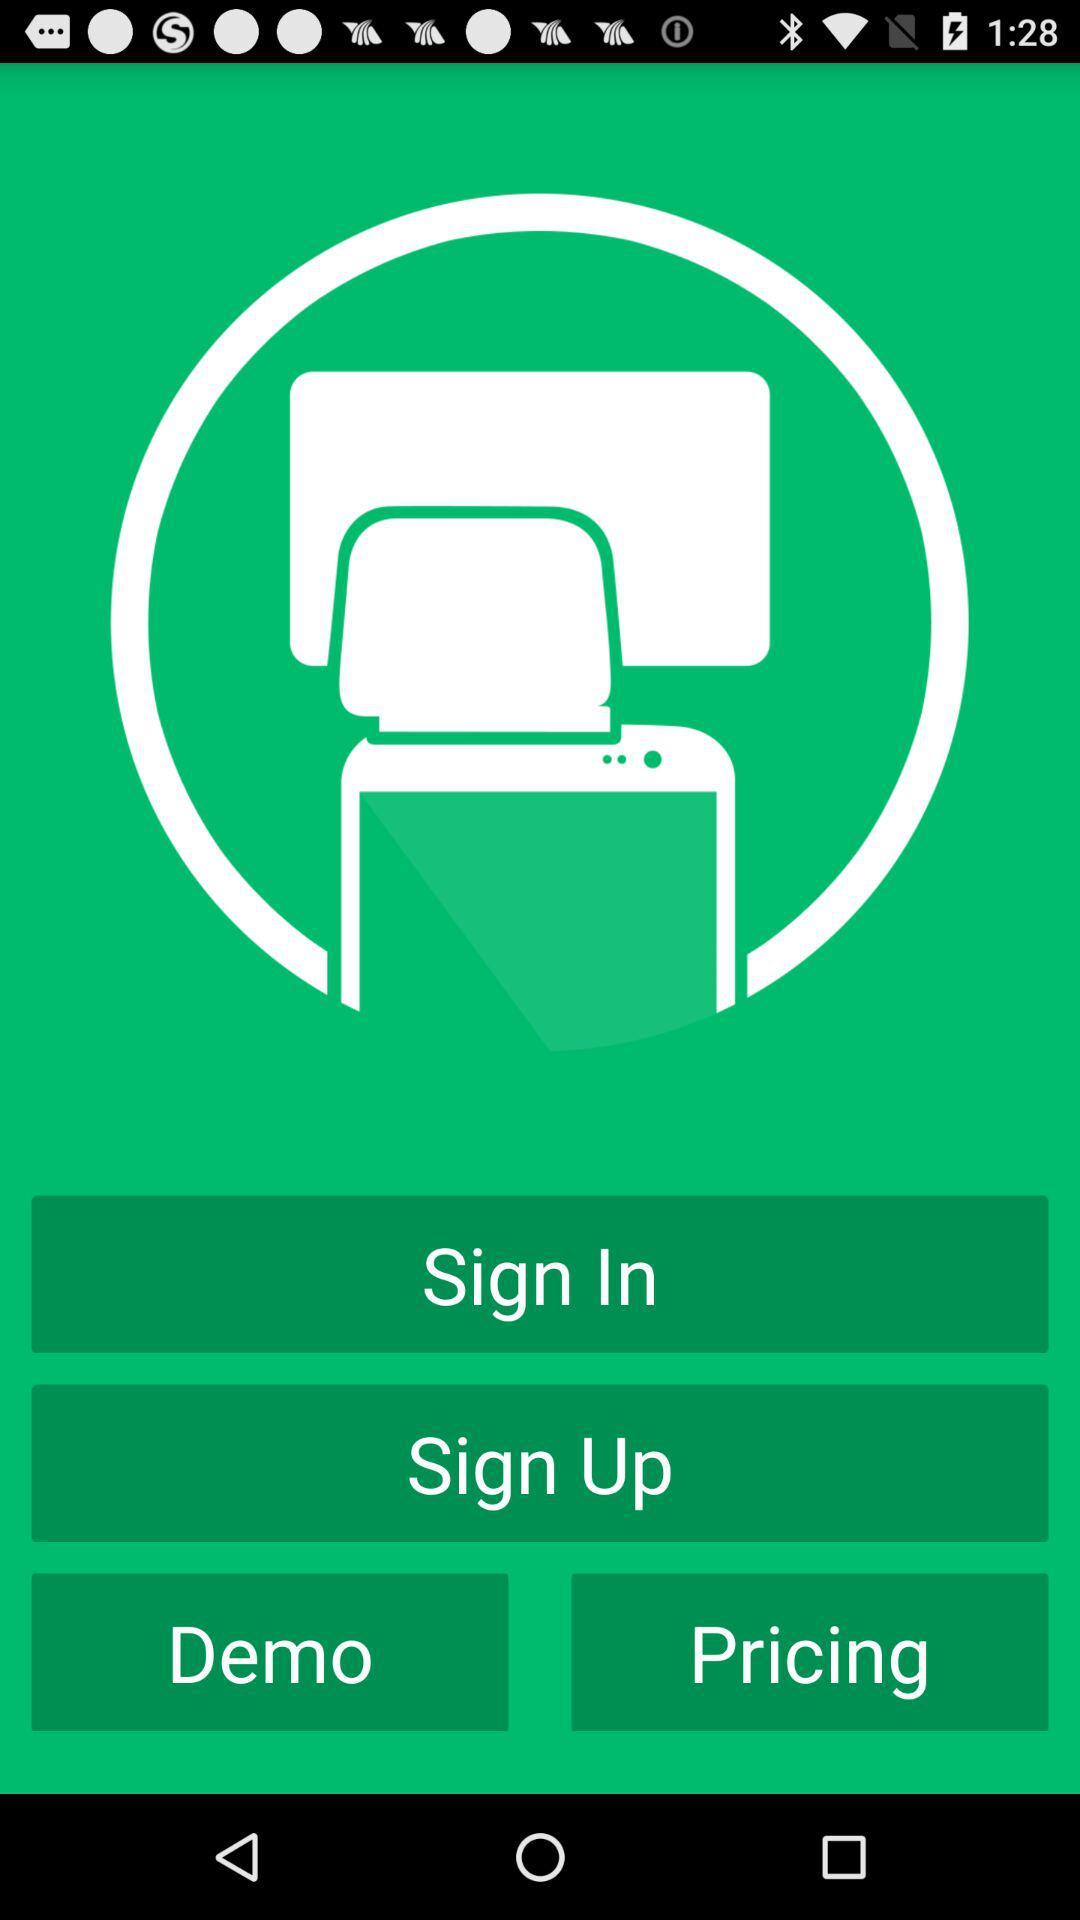 The width and height of the screenshot is (1080, 1920). Describe the element at coordinates (270, 1652) in the screenshot. I see `the icon below sign up item` at that location.